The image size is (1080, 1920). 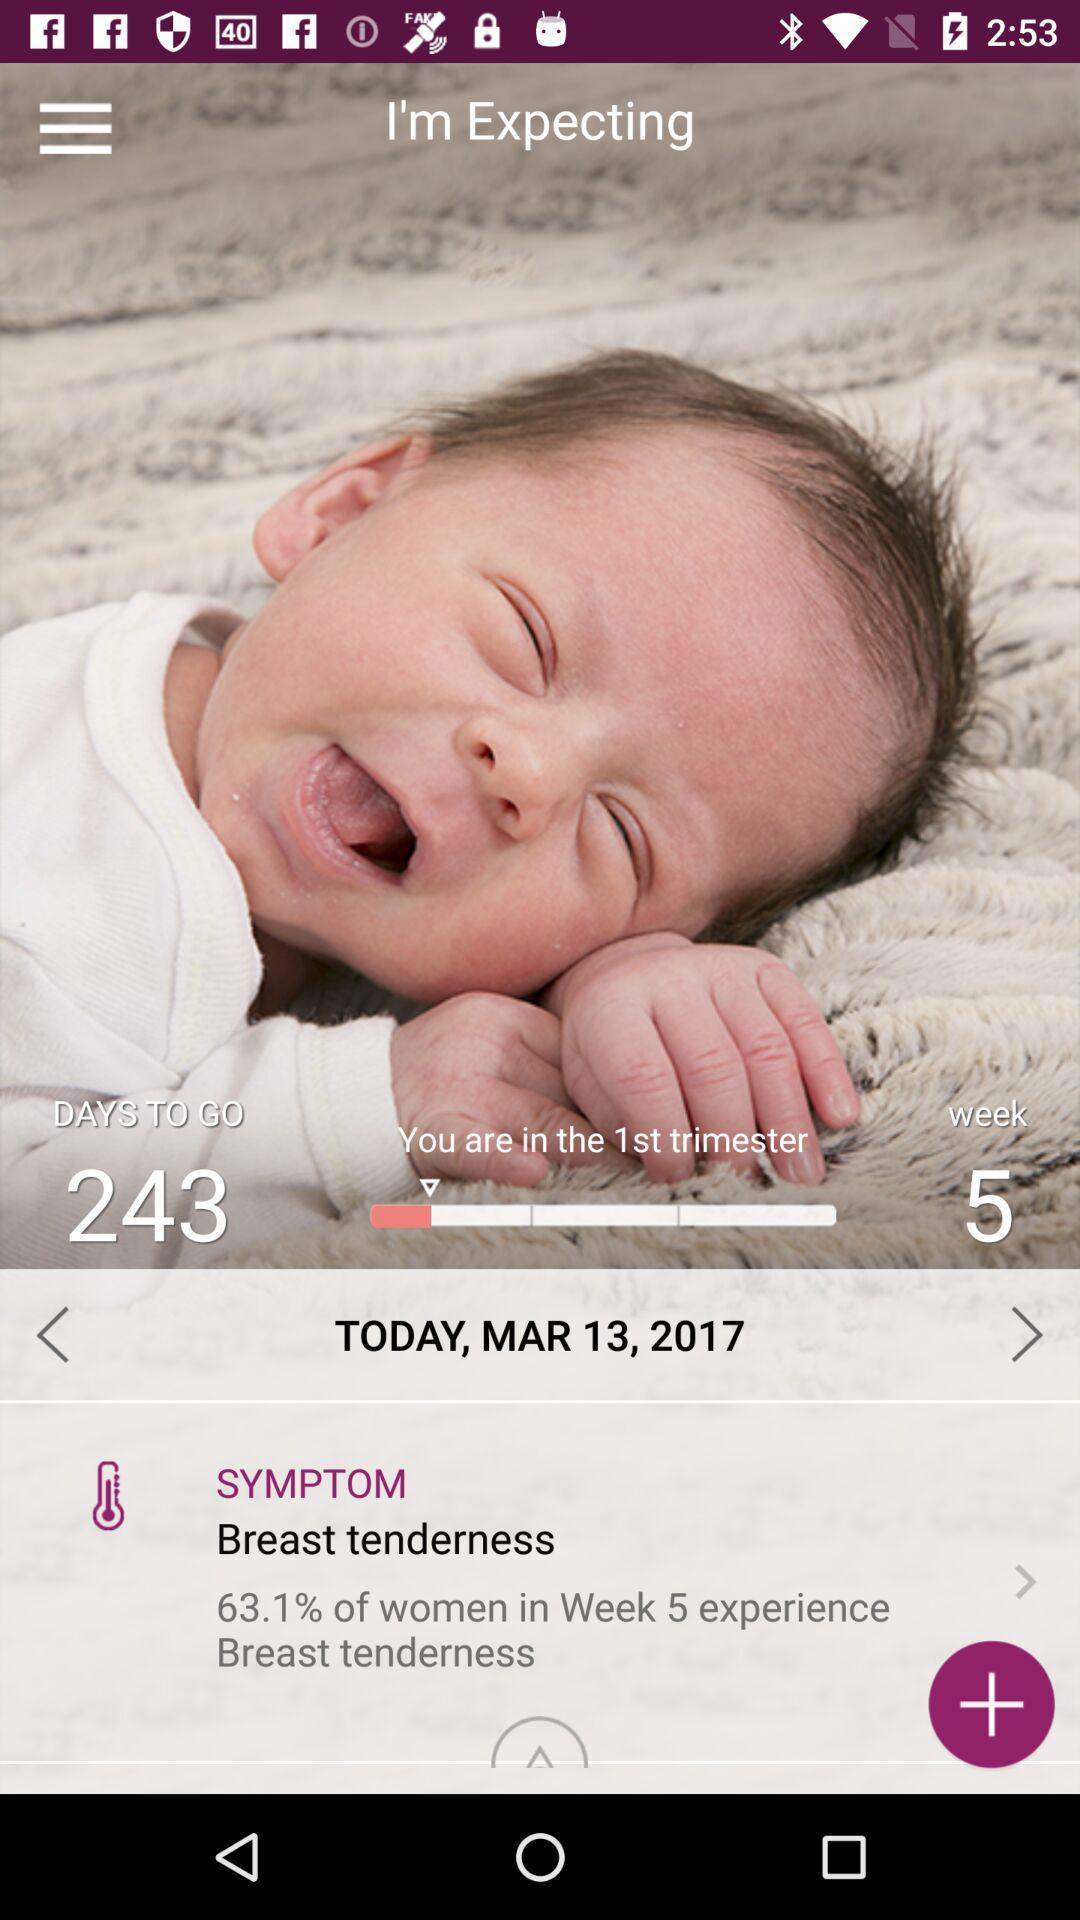 I want to click on the item at the top left corner, so click(x=74, y=127).